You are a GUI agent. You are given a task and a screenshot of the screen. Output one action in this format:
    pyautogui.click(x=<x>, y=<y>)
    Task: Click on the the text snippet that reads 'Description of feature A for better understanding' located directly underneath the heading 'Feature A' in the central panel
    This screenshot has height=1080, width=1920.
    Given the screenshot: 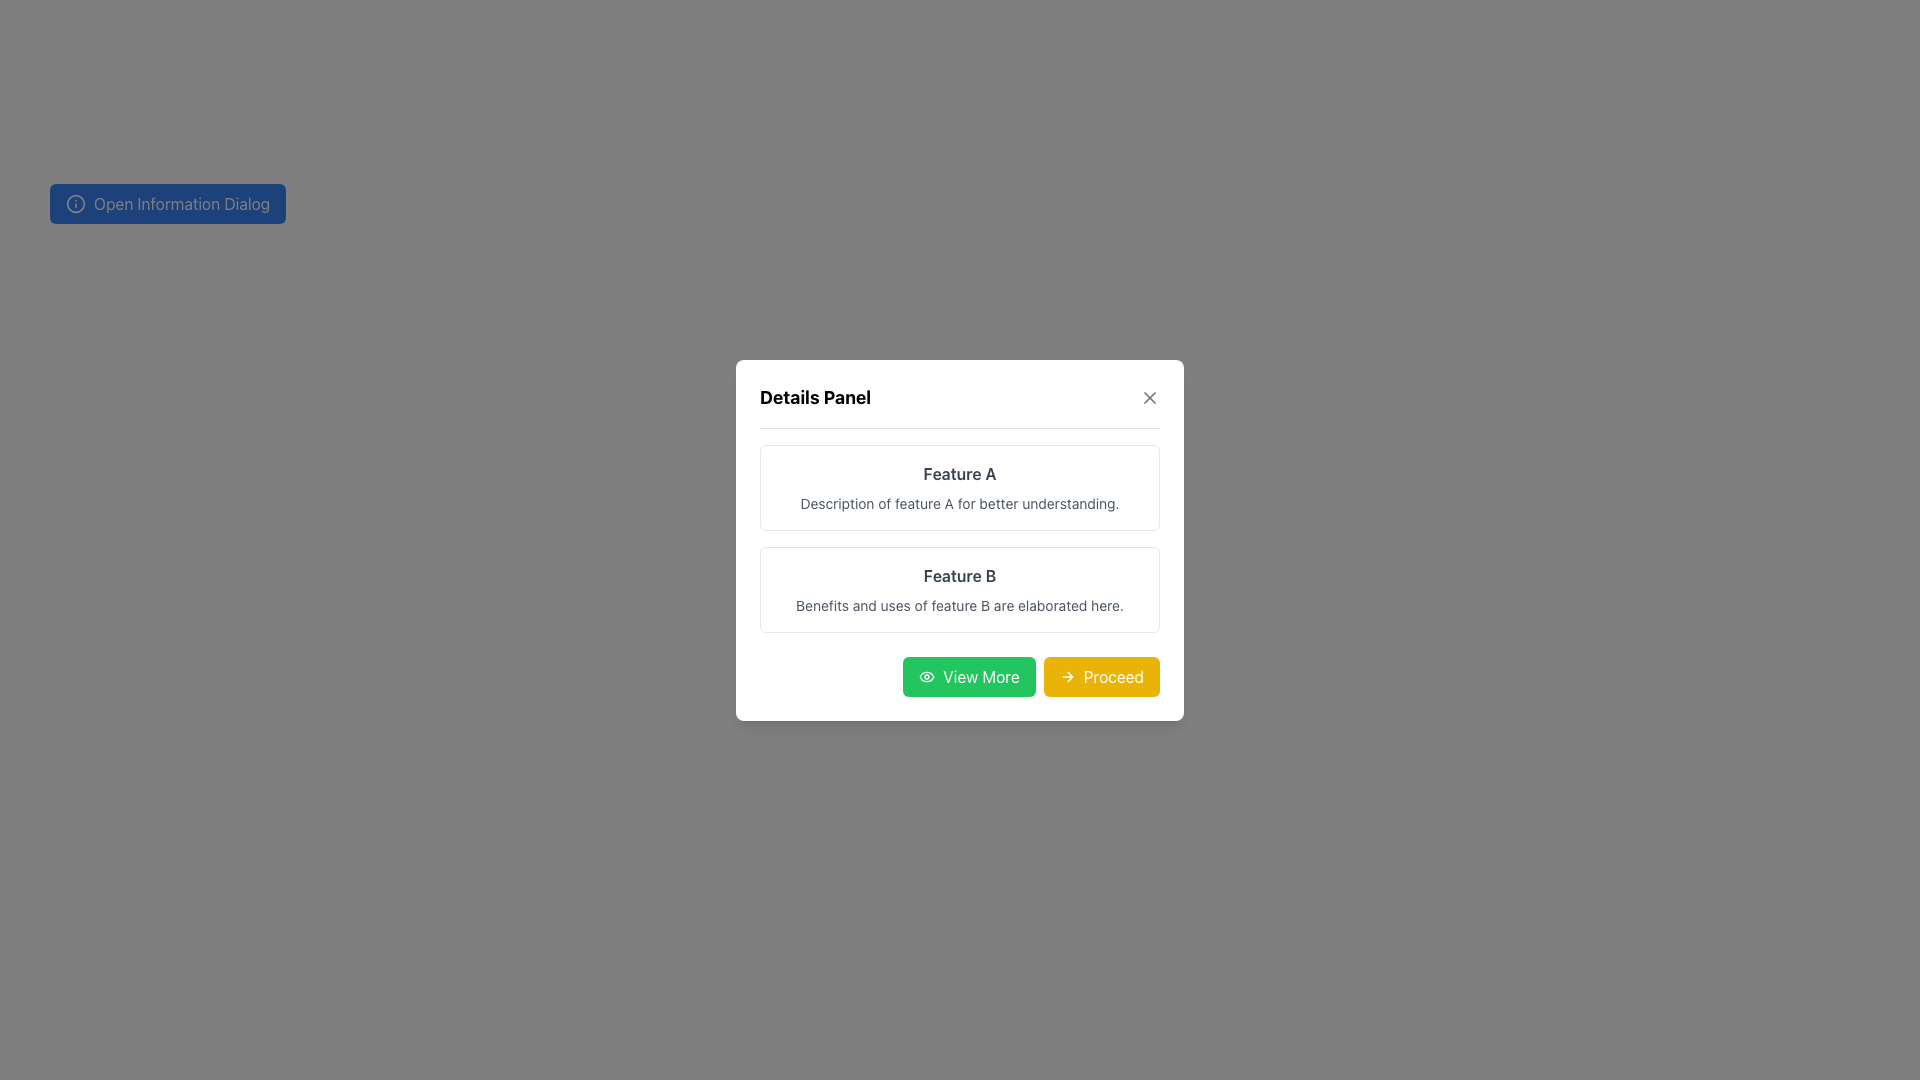 What is the action you would take?
    pyautogui.click(x=960, y=501)
    